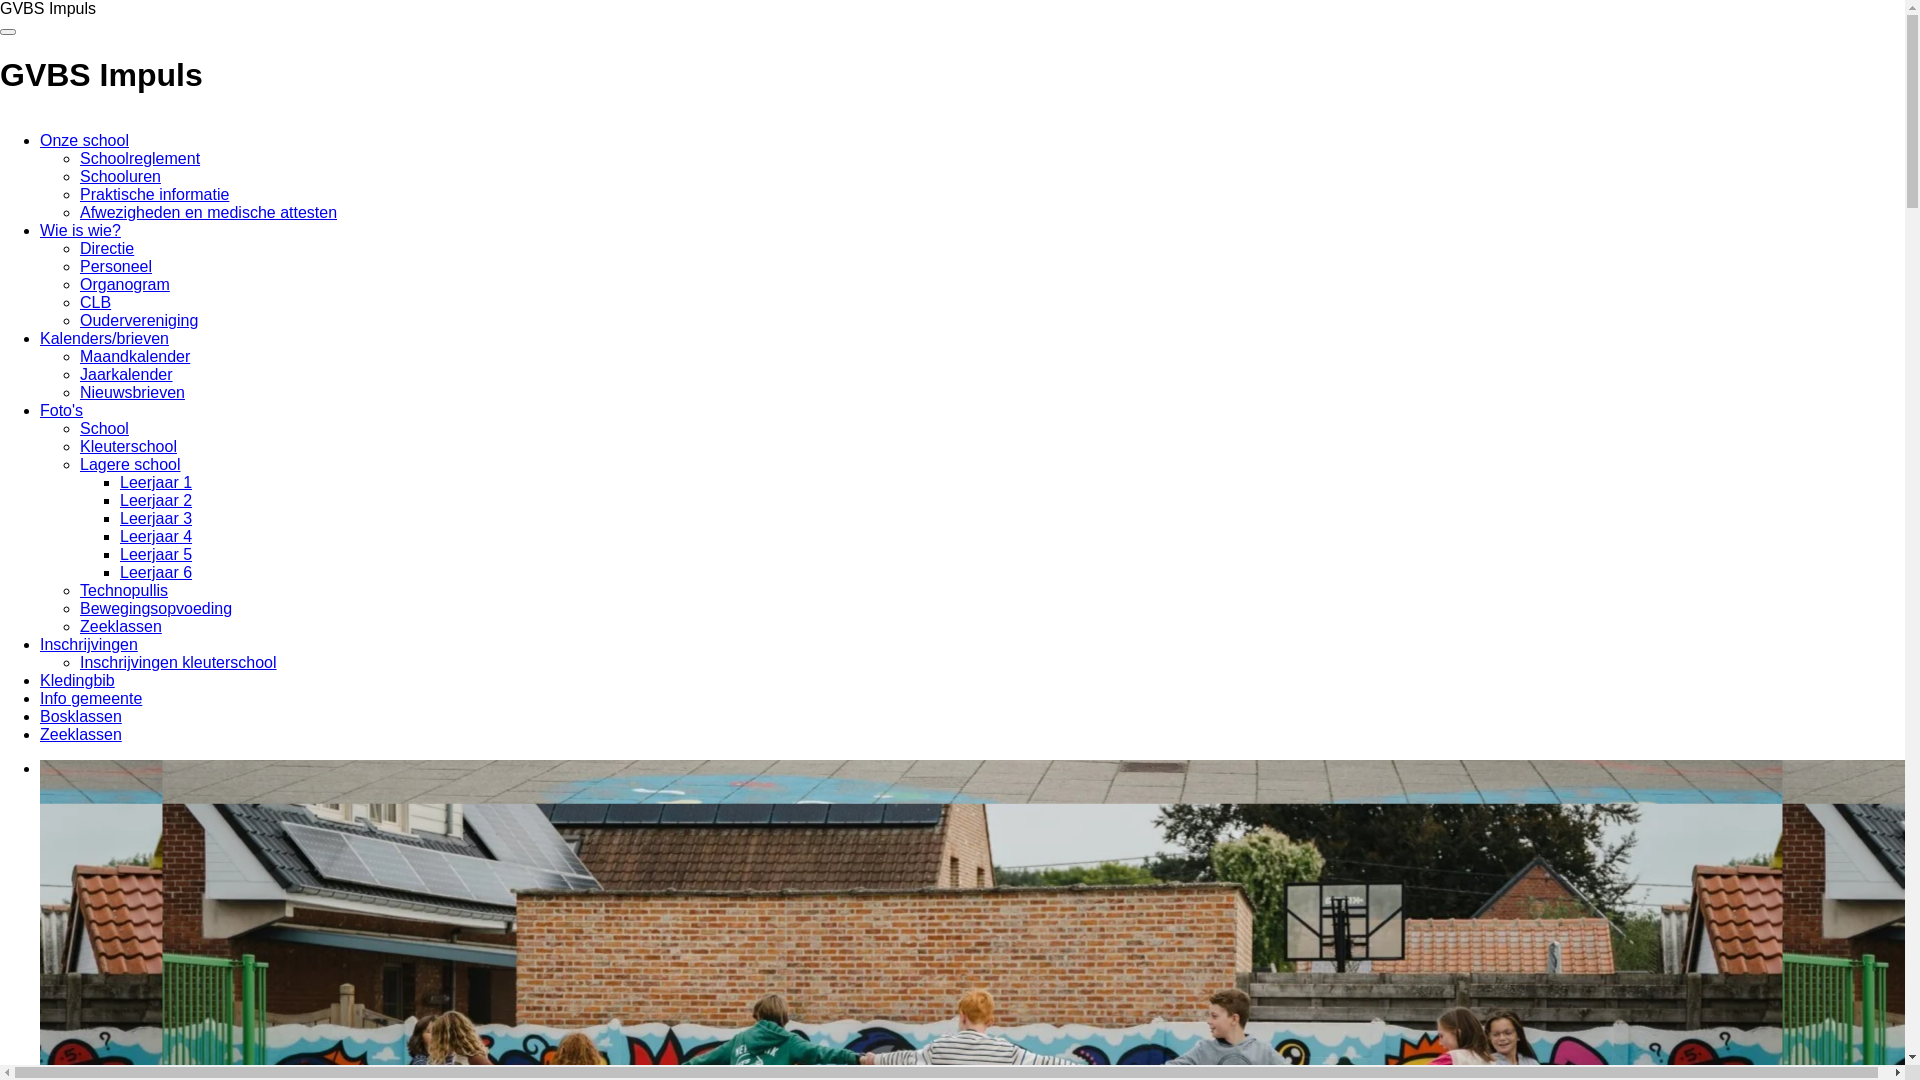 The image size is (1920, 1080). What do you see at coordinates (114, 265) in the screenshot?
I see `'Personeel'` at bounding box center [114, 265].